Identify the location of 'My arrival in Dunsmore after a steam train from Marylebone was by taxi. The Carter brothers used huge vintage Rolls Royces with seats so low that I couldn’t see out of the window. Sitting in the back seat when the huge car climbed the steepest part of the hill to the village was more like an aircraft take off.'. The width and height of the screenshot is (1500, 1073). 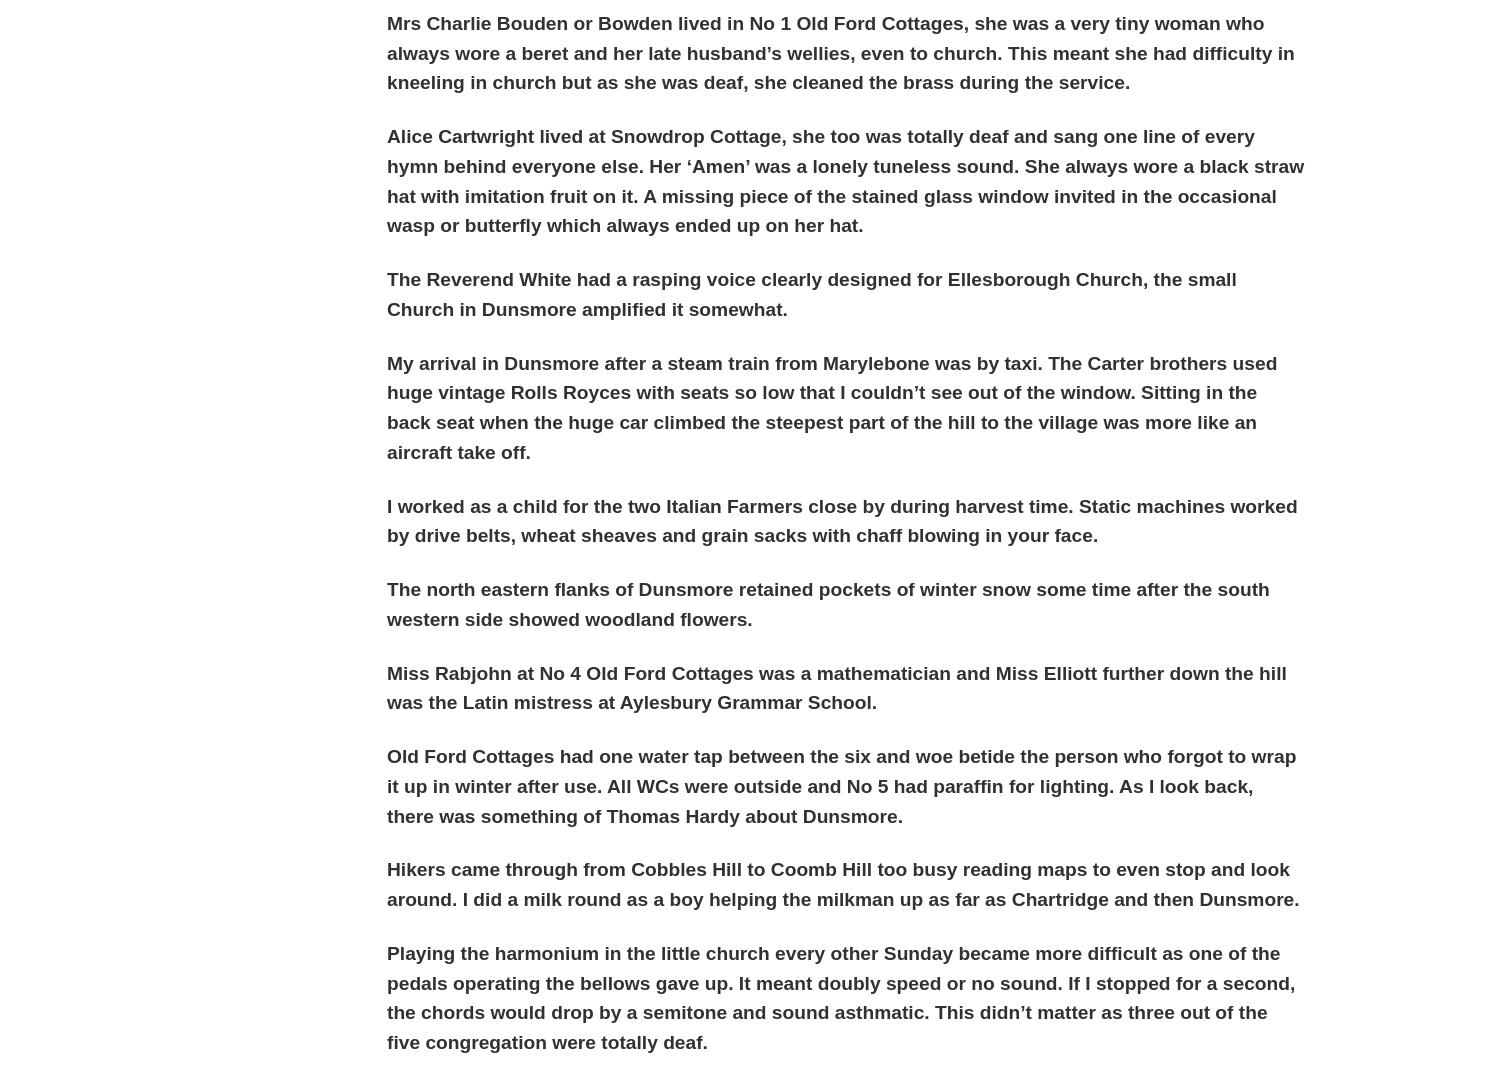
(831, 405).